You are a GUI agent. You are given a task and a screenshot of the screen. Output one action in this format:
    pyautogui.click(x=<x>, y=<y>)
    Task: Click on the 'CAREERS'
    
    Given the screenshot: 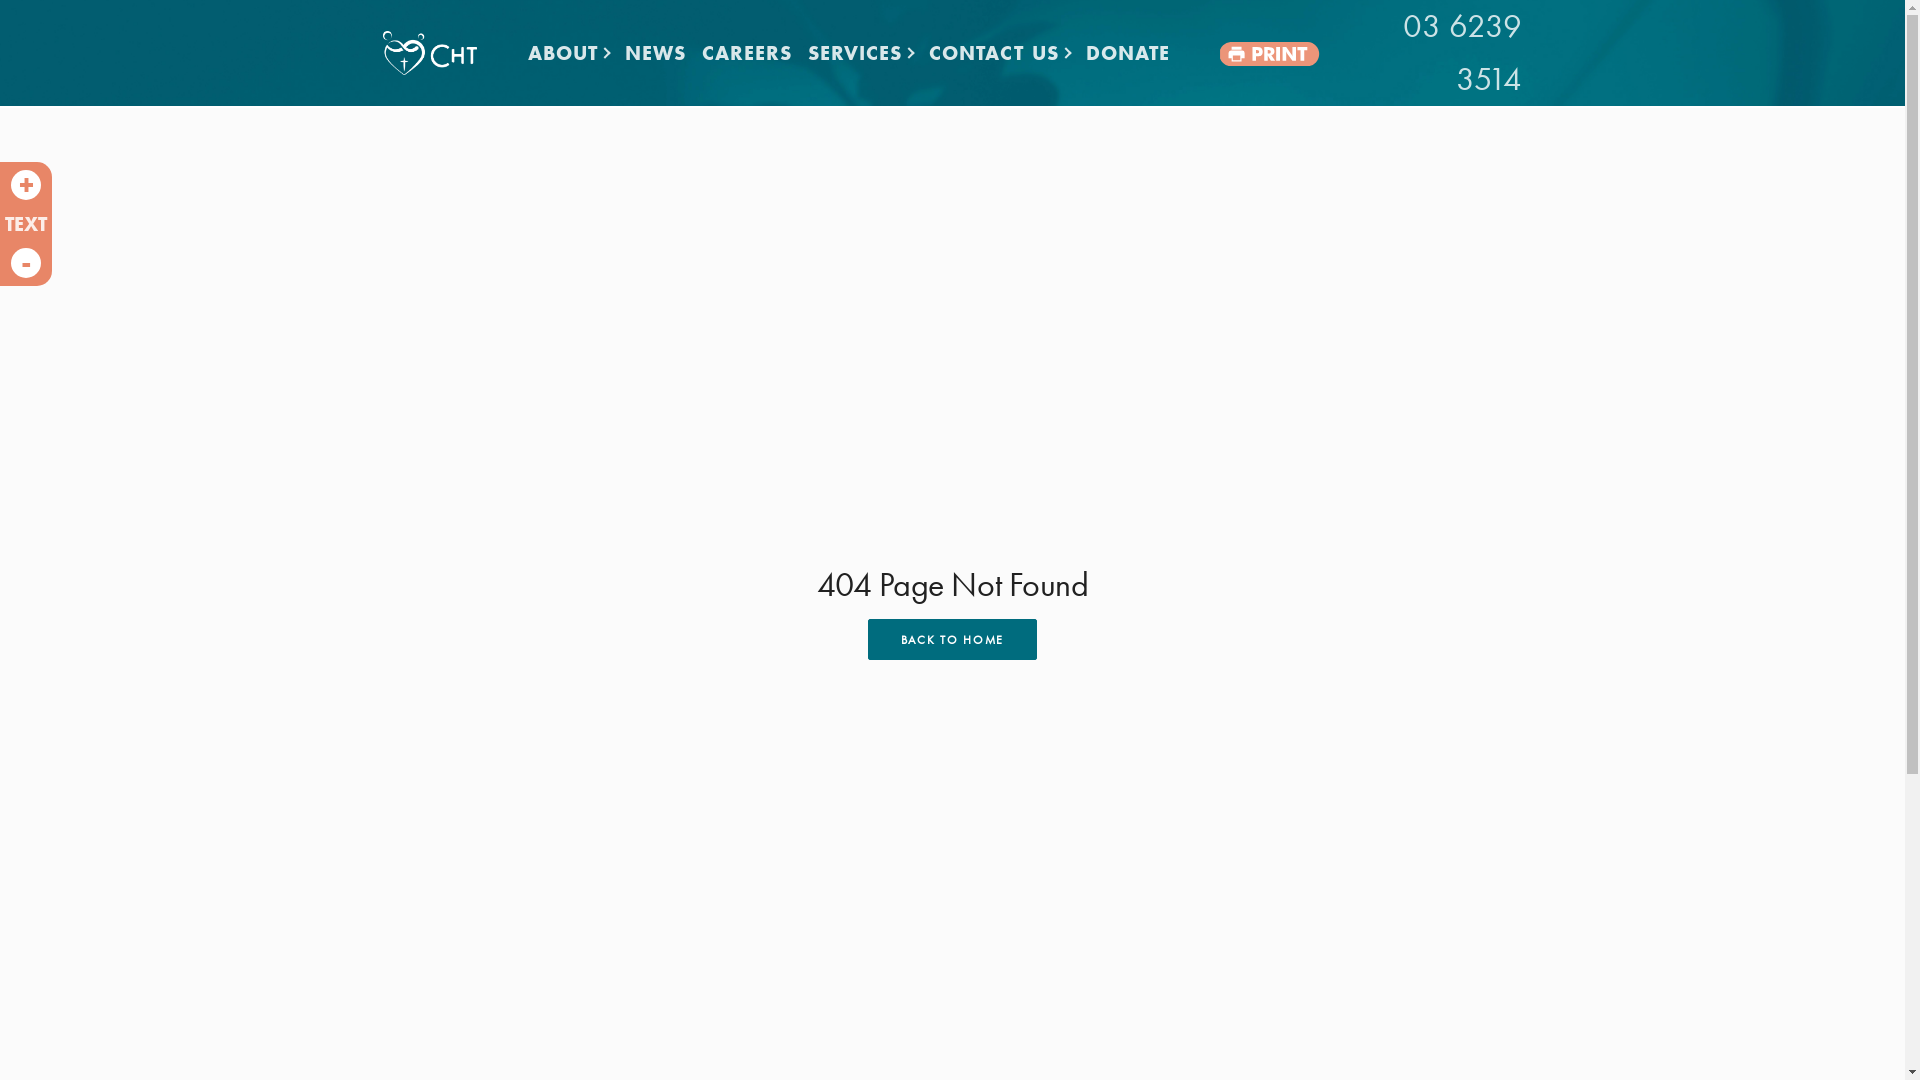 What is the action you would take?
    pyautogui.click(x=694, y=52)
    